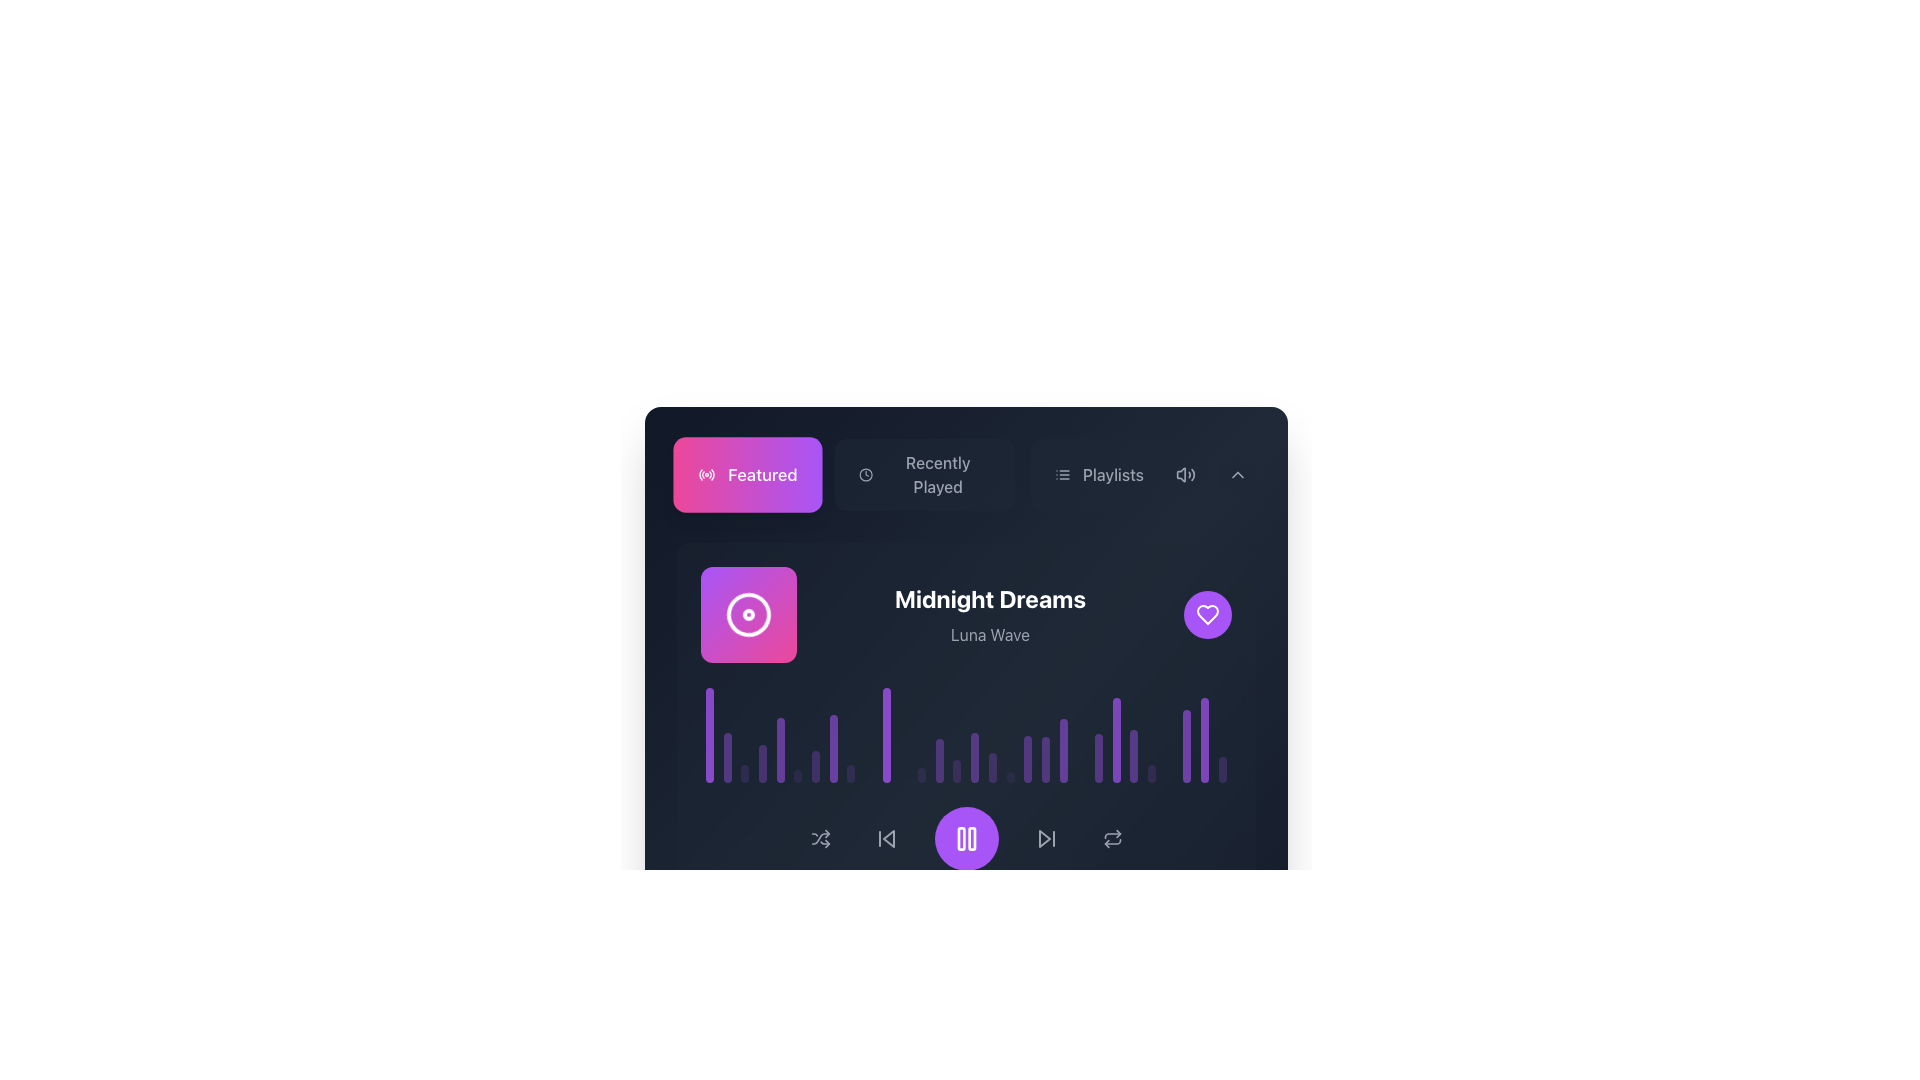  What do you see at coordinates (817, 975) in the screenshot?
I see `the interactive card or button representing the audio track or playlist item located in the top-left corner of the grid layout` at bounding box center [817, 975].